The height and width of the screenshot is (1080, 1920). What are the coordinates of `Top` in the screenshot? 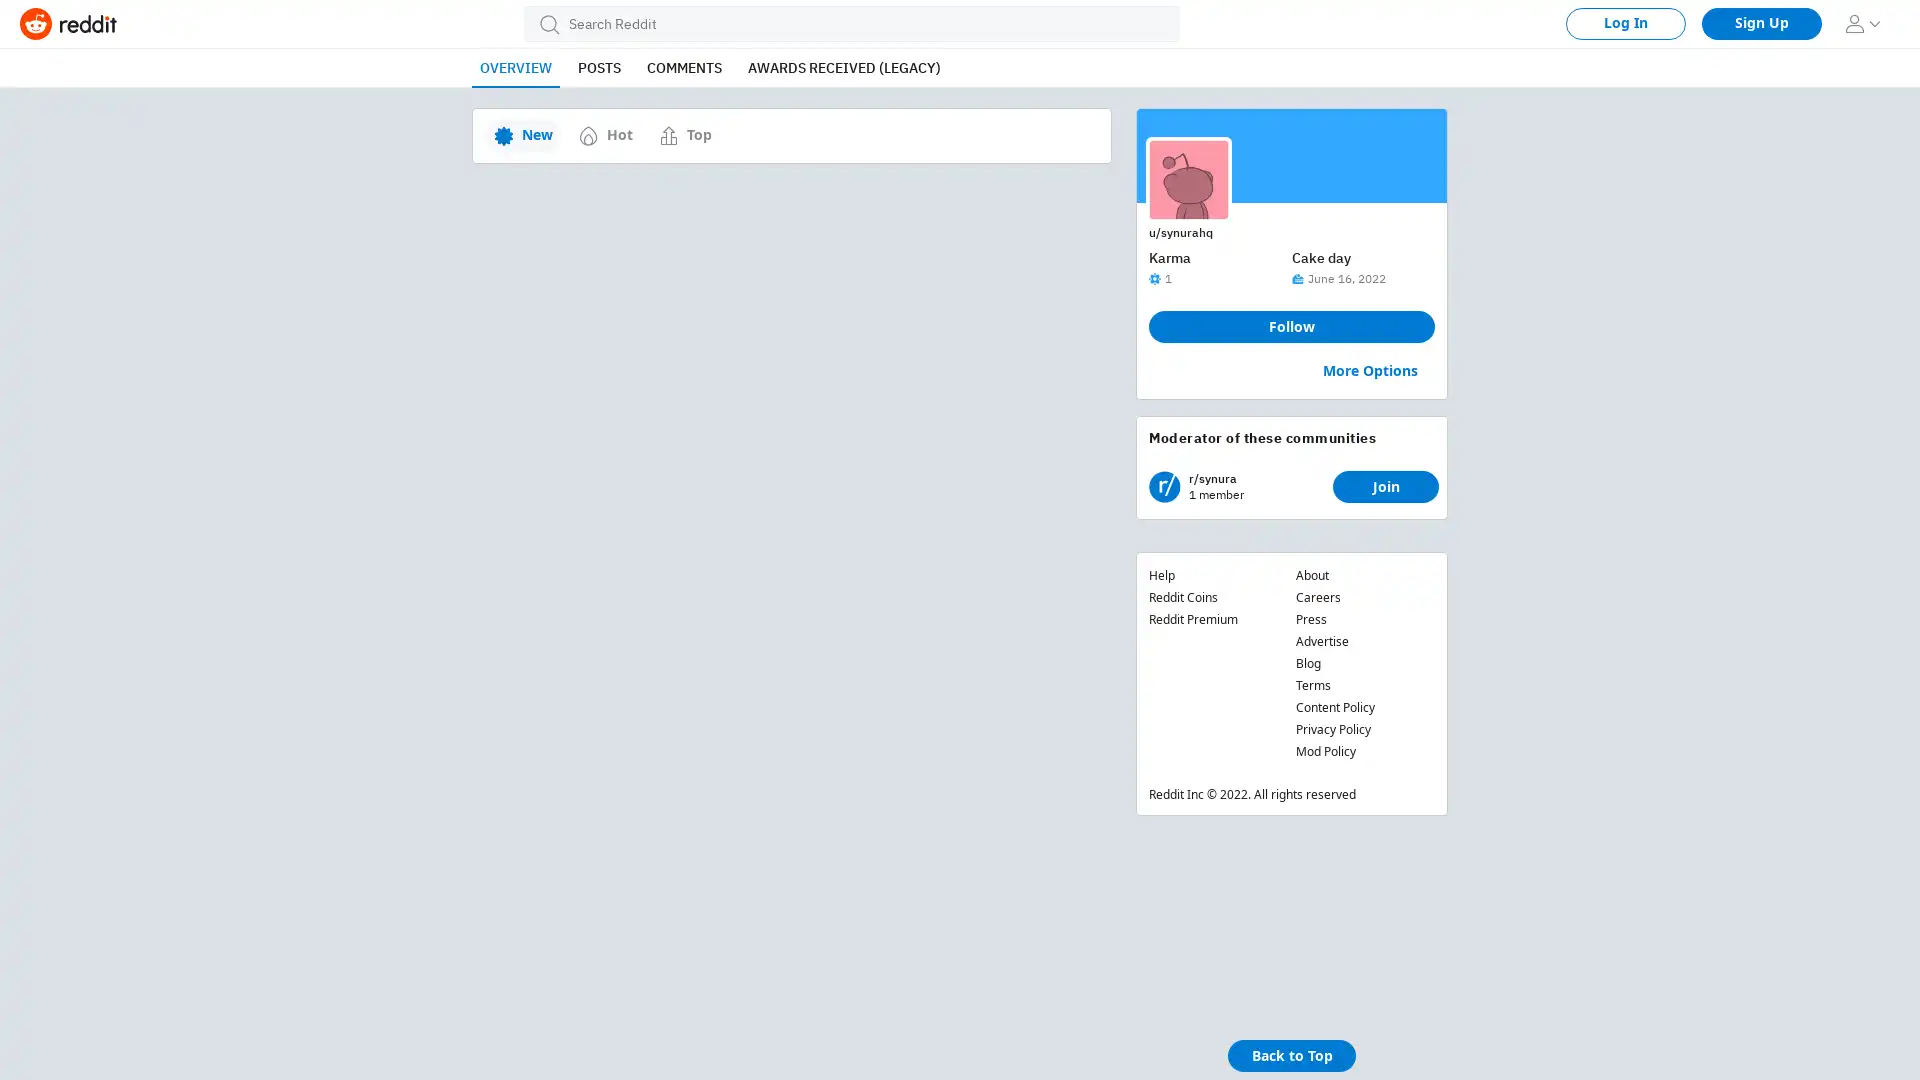 It's located at (685, 135).